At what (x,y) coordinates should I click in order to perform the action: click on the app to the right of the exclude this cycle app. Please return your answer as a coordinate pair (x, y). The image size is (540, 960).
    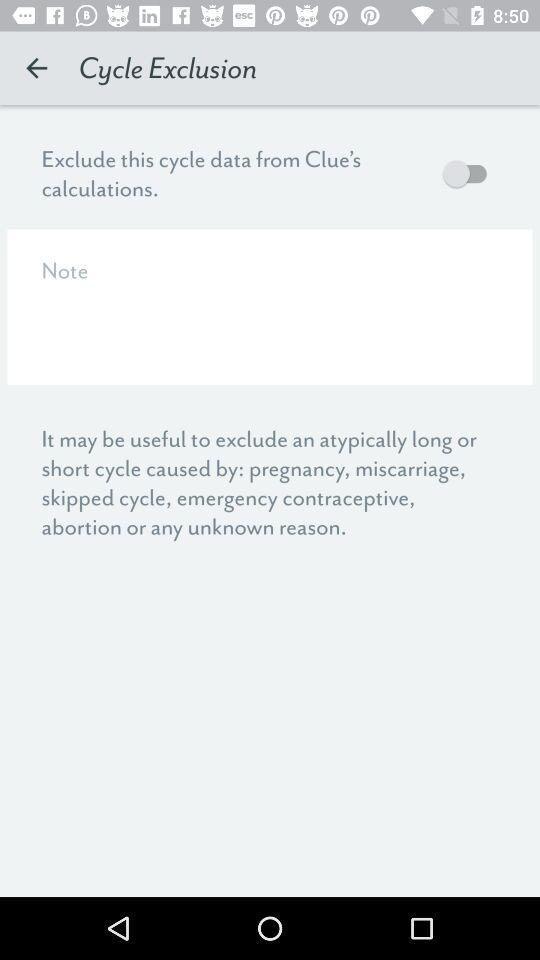
    Looking at the image, I should click on (469, 172).